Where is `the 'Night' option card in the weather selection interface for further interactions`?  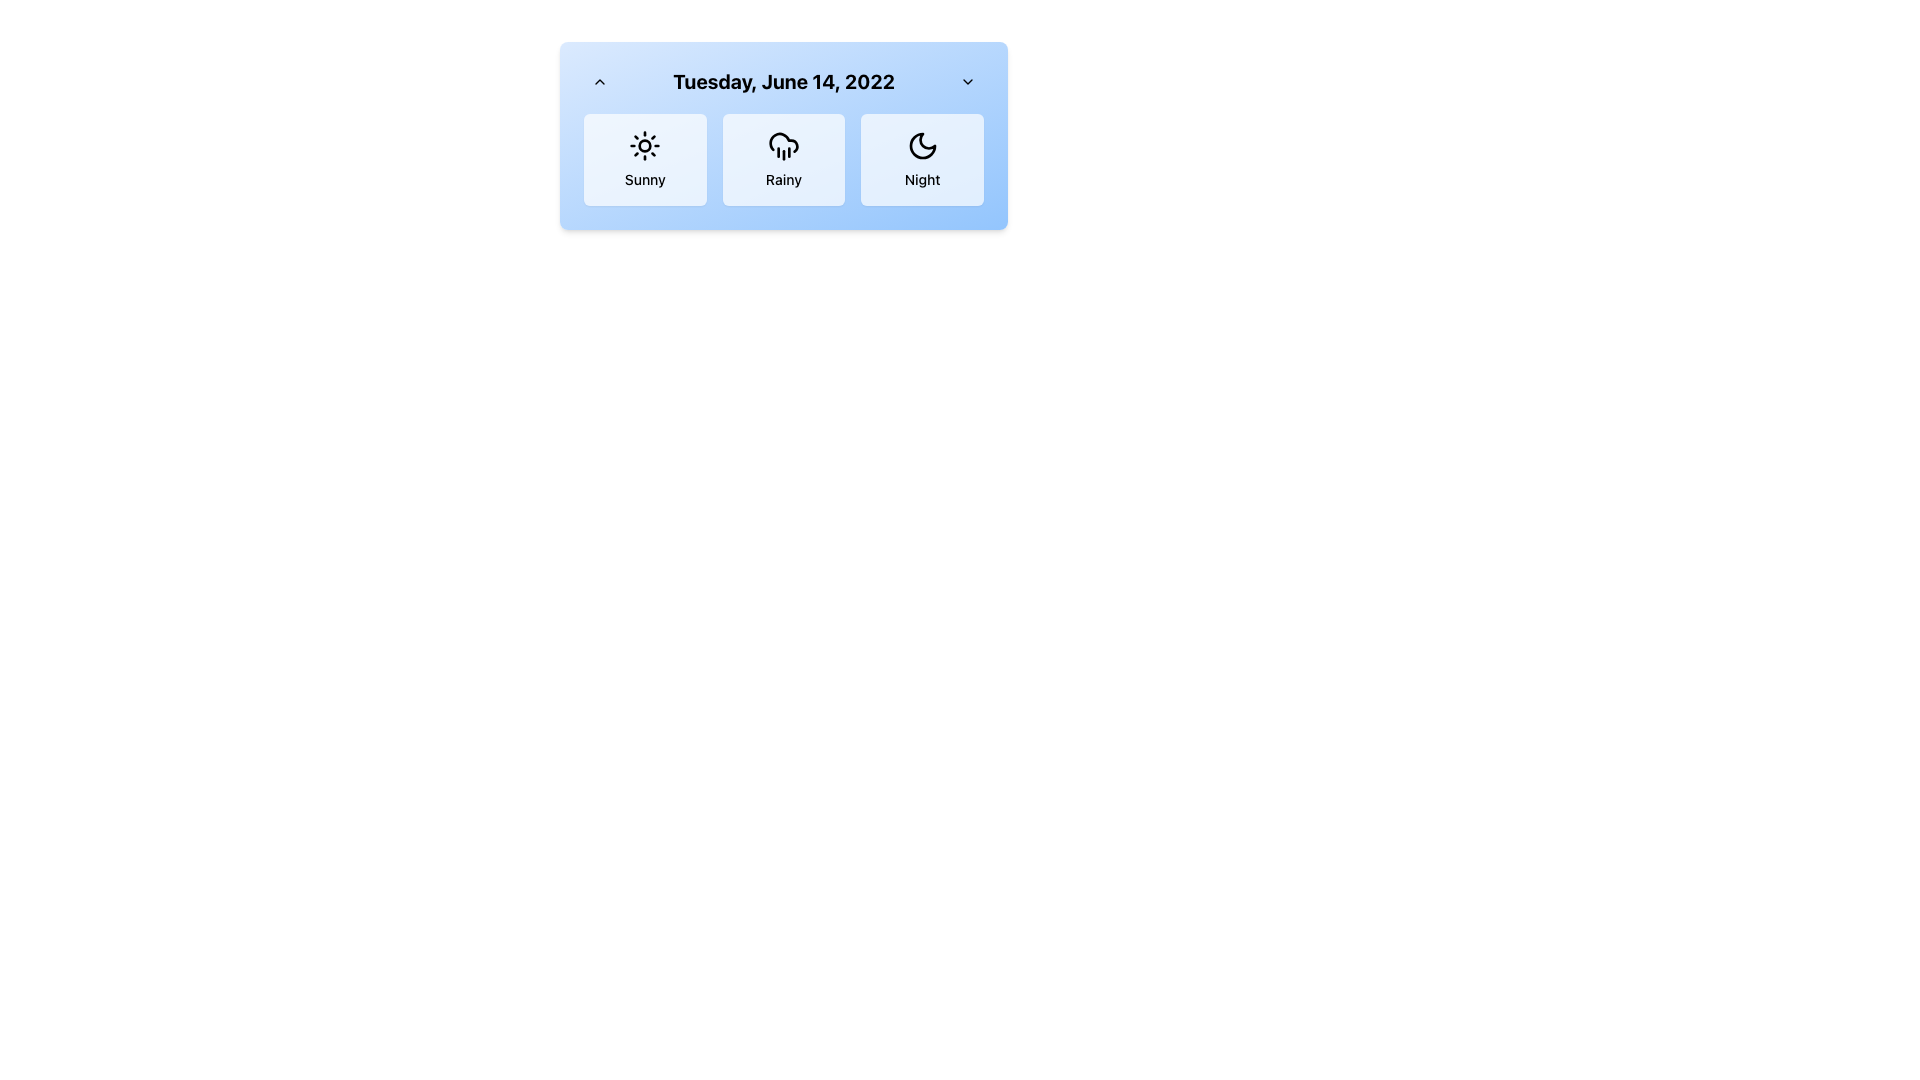 the 'Night' option card in the weather selection interface for further interactions is located at coordinates (921, 158).